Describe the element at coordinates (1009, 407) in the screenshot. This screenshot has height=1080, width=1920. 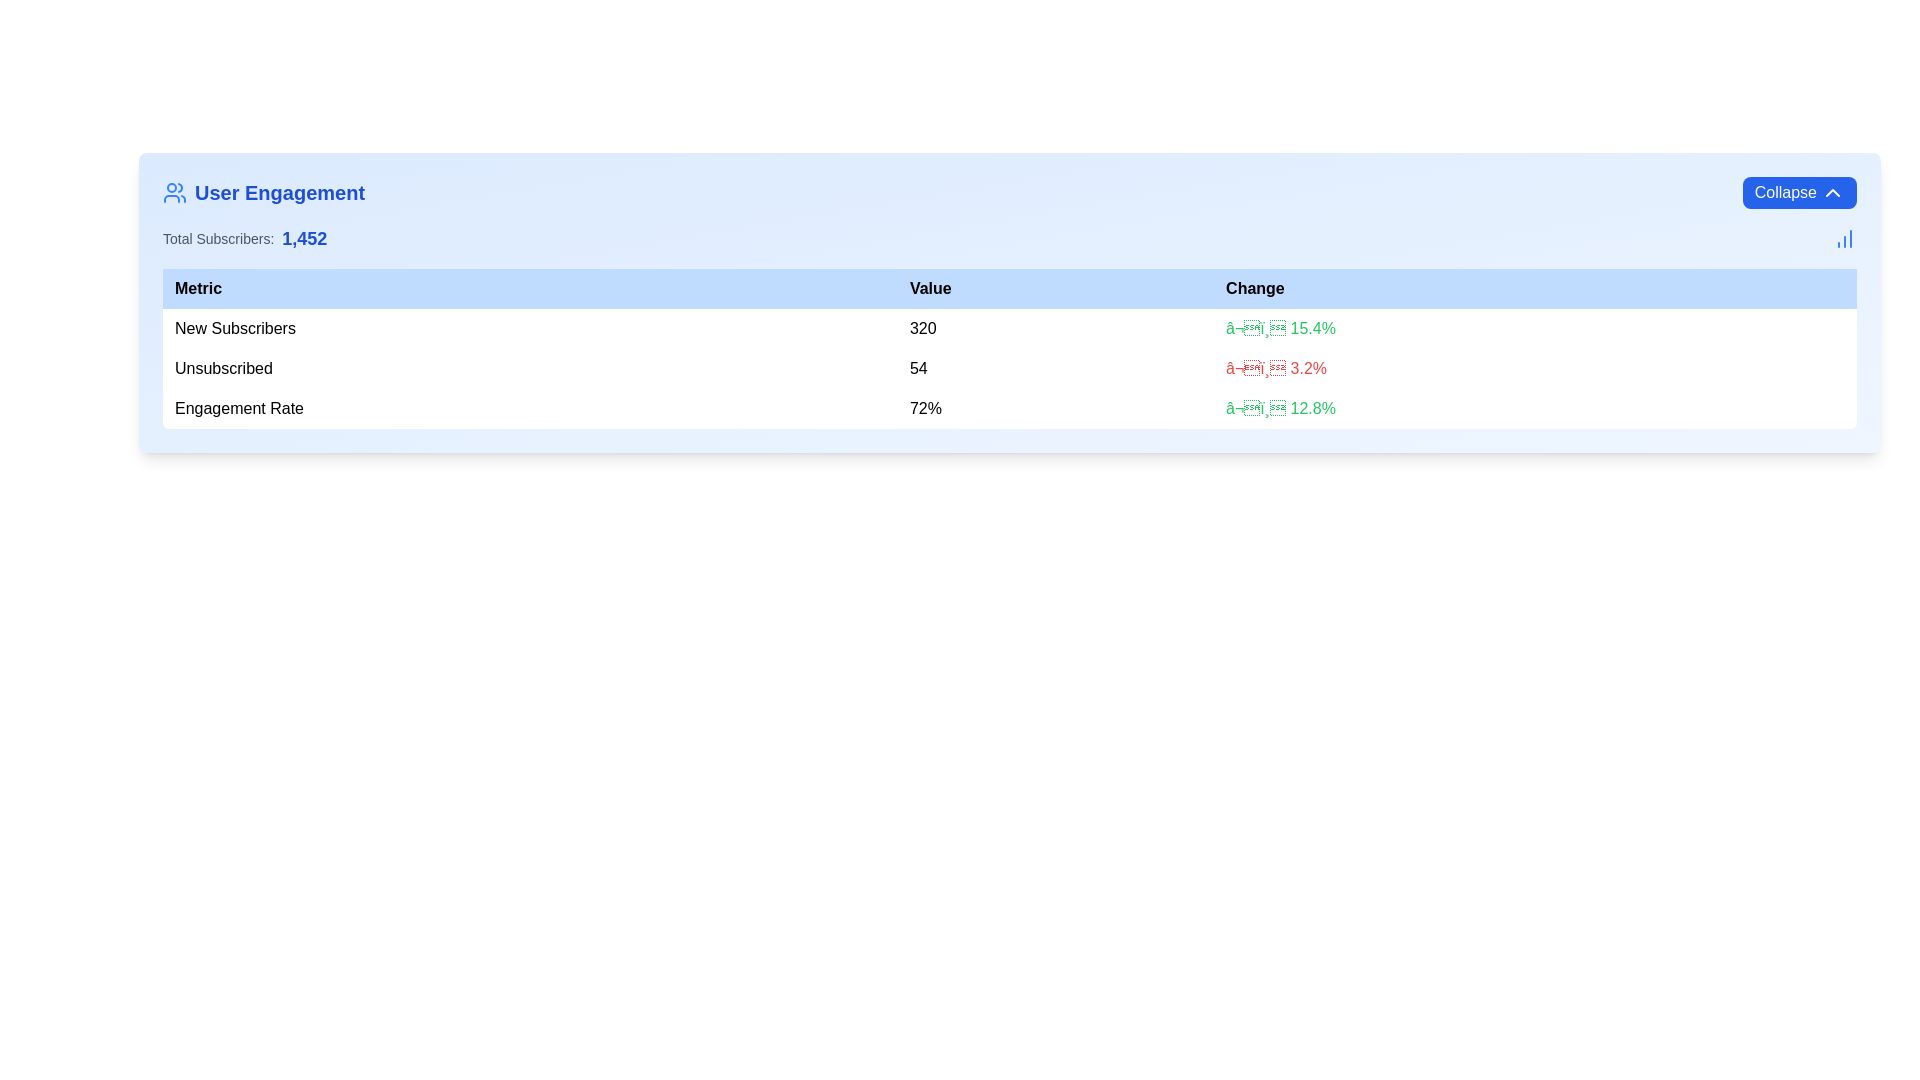
I see `the Information Display element that shows the engagement rate statistic, located in the third row of a table under the columns 'Metric', 'Value', and 'Change'` at that location.